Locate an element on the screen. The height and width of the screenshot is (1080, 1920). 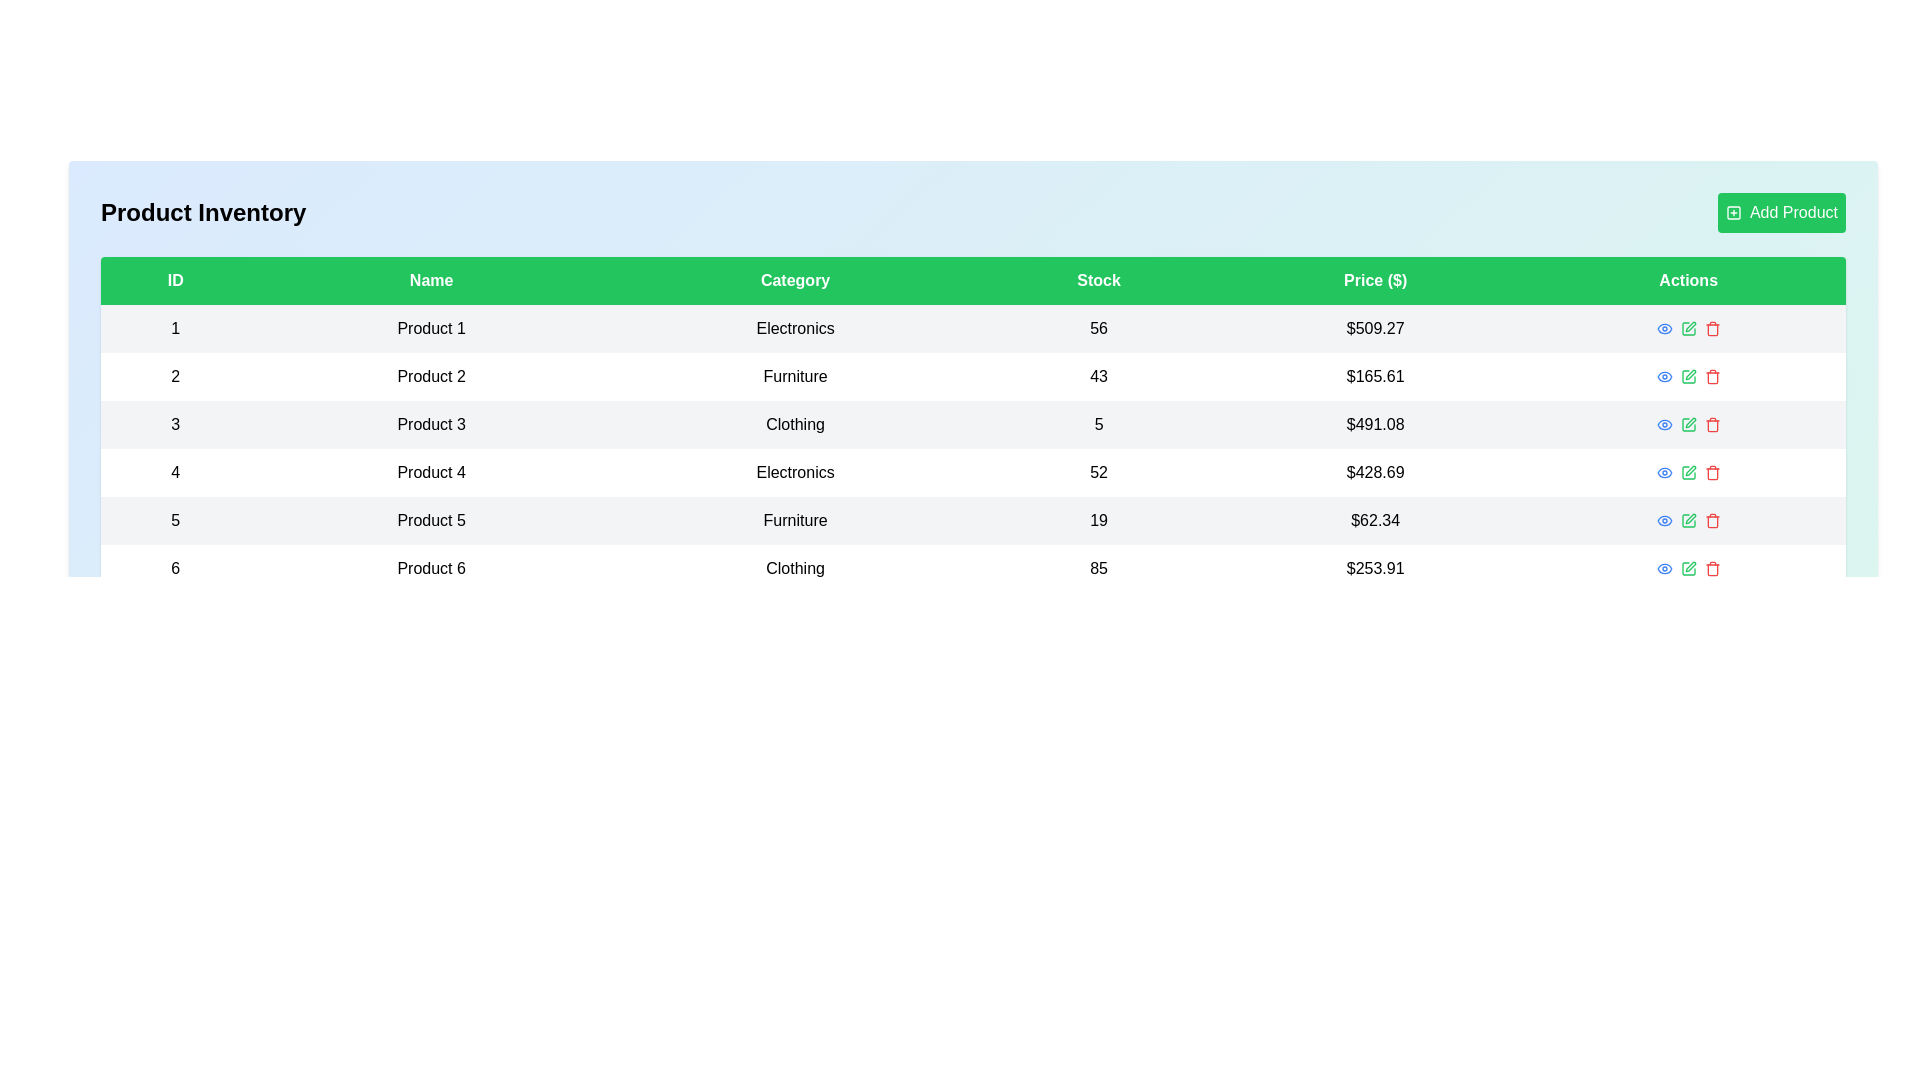
the column header to sort the table by Category is located at coordinates (794, 281).